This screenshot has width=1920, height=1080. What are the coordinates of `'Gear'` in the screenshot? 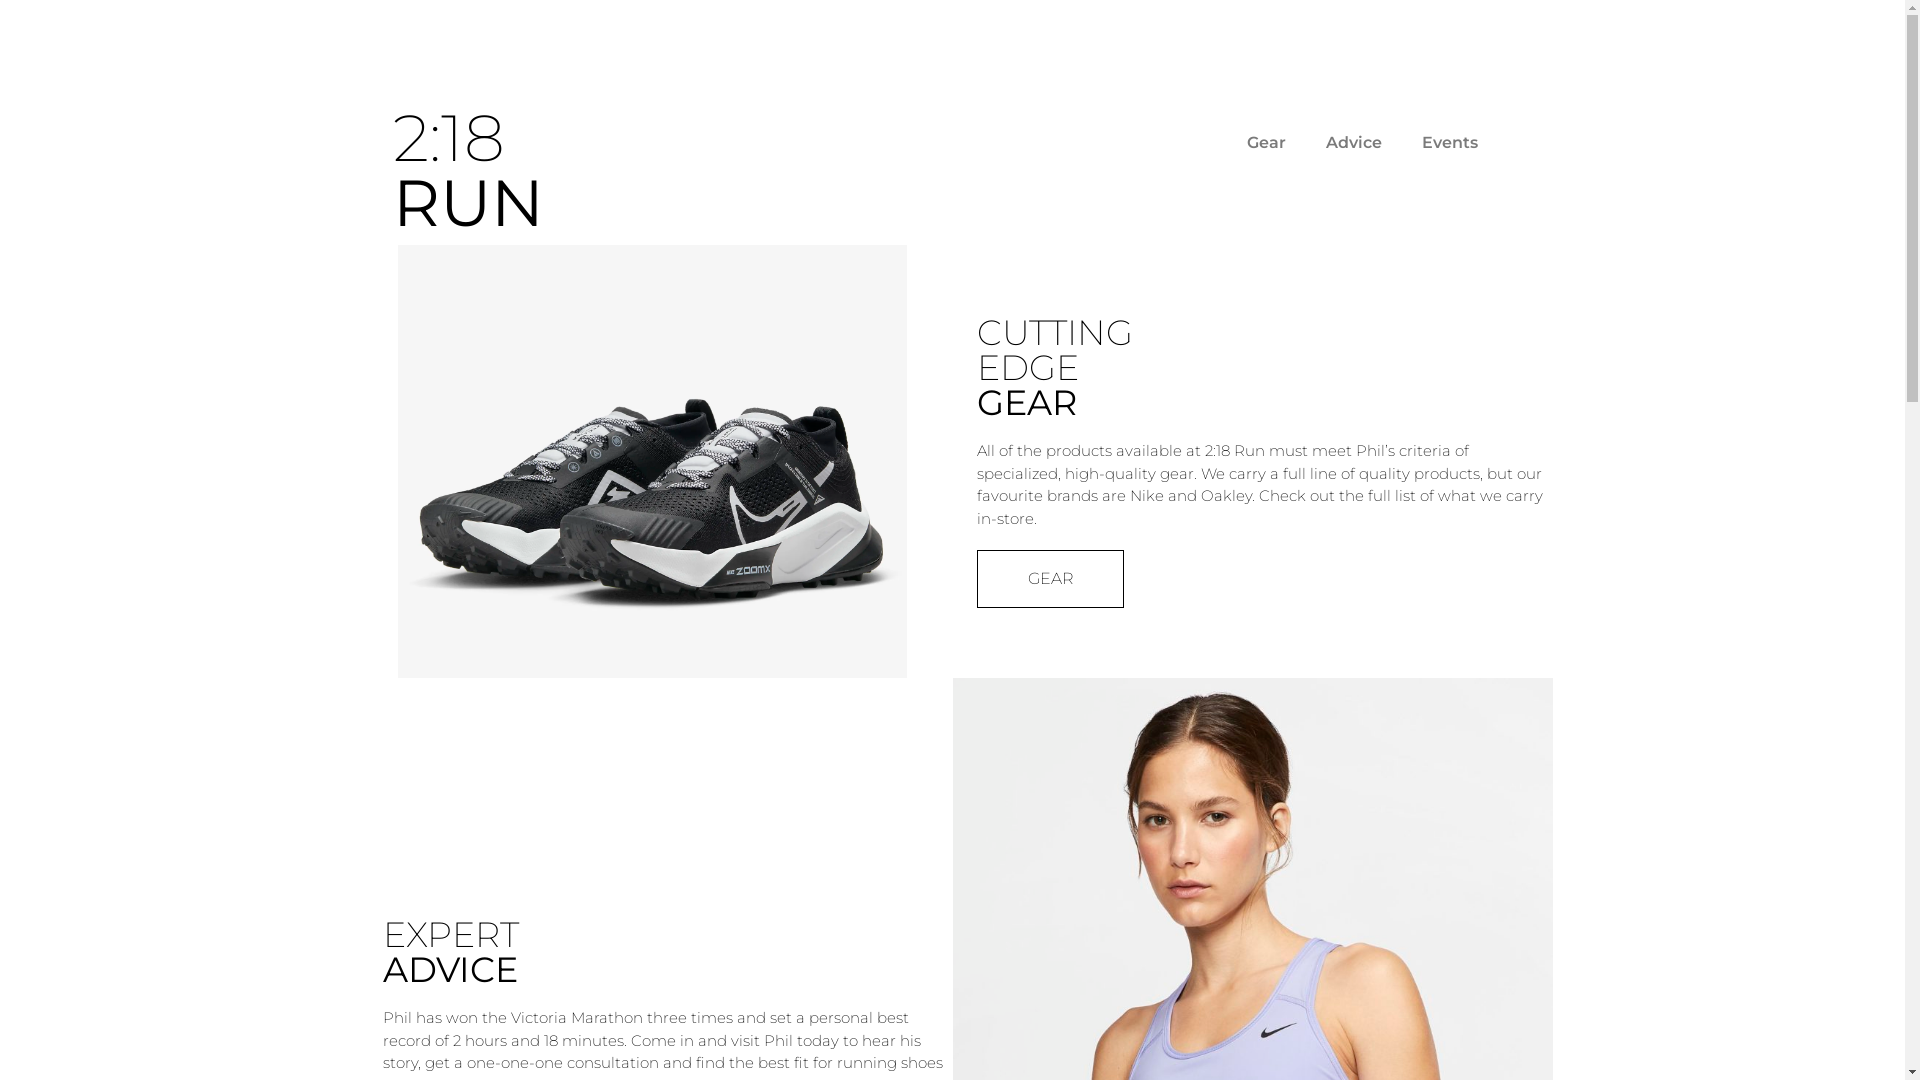 It's located at (1264, 141).